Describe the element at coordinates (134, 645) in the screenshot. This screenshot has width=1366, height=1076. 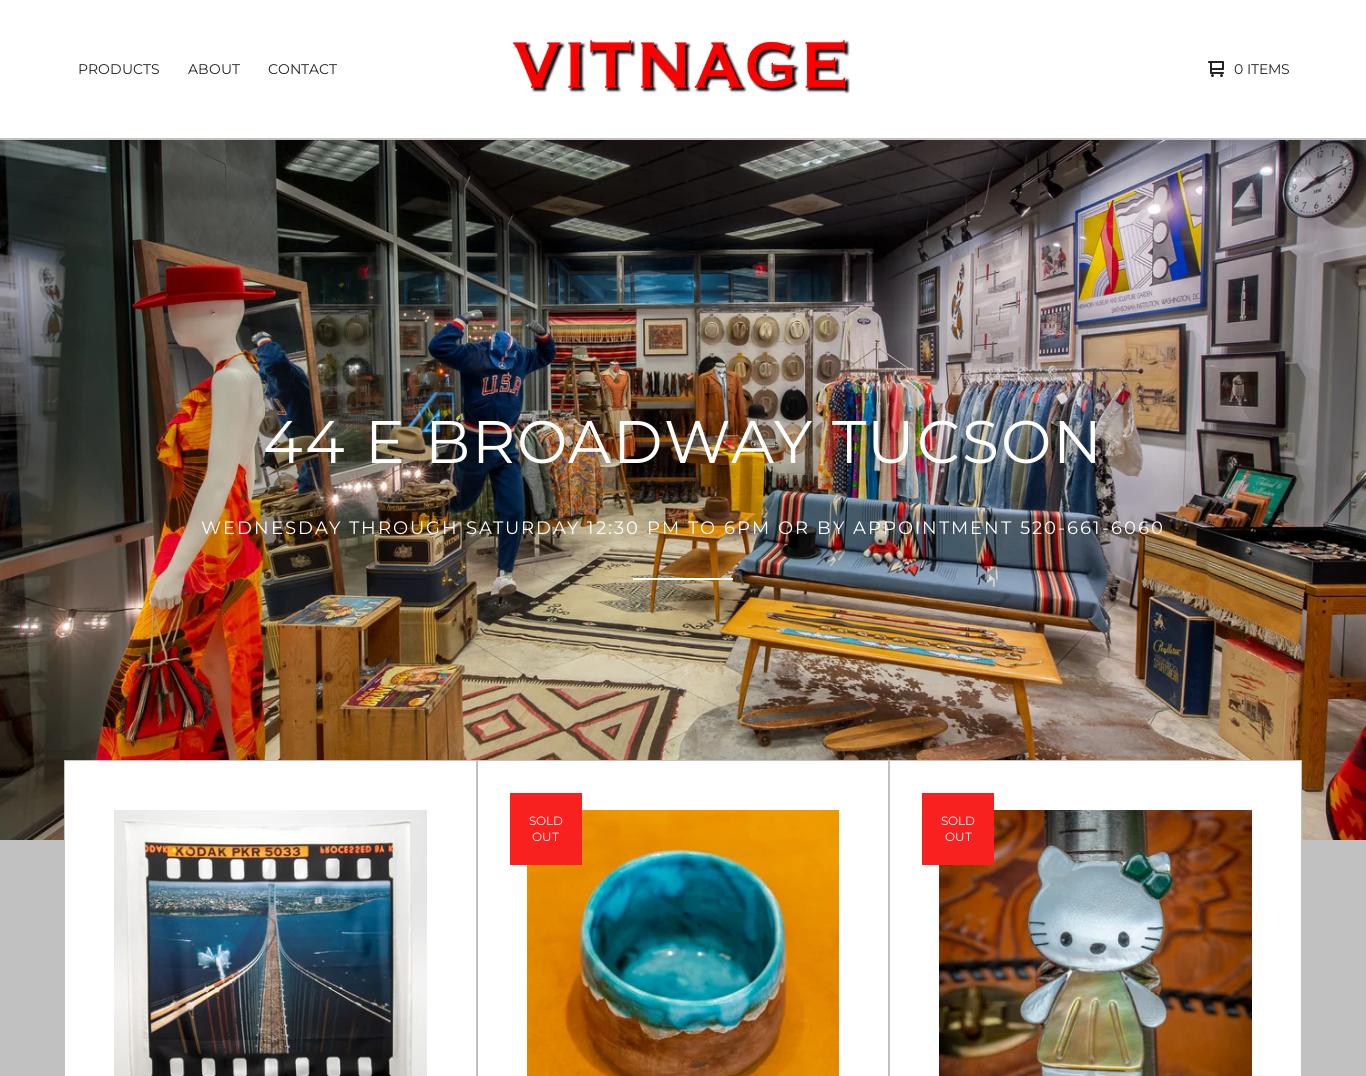
I see `'Vintage NASA'` at that location.